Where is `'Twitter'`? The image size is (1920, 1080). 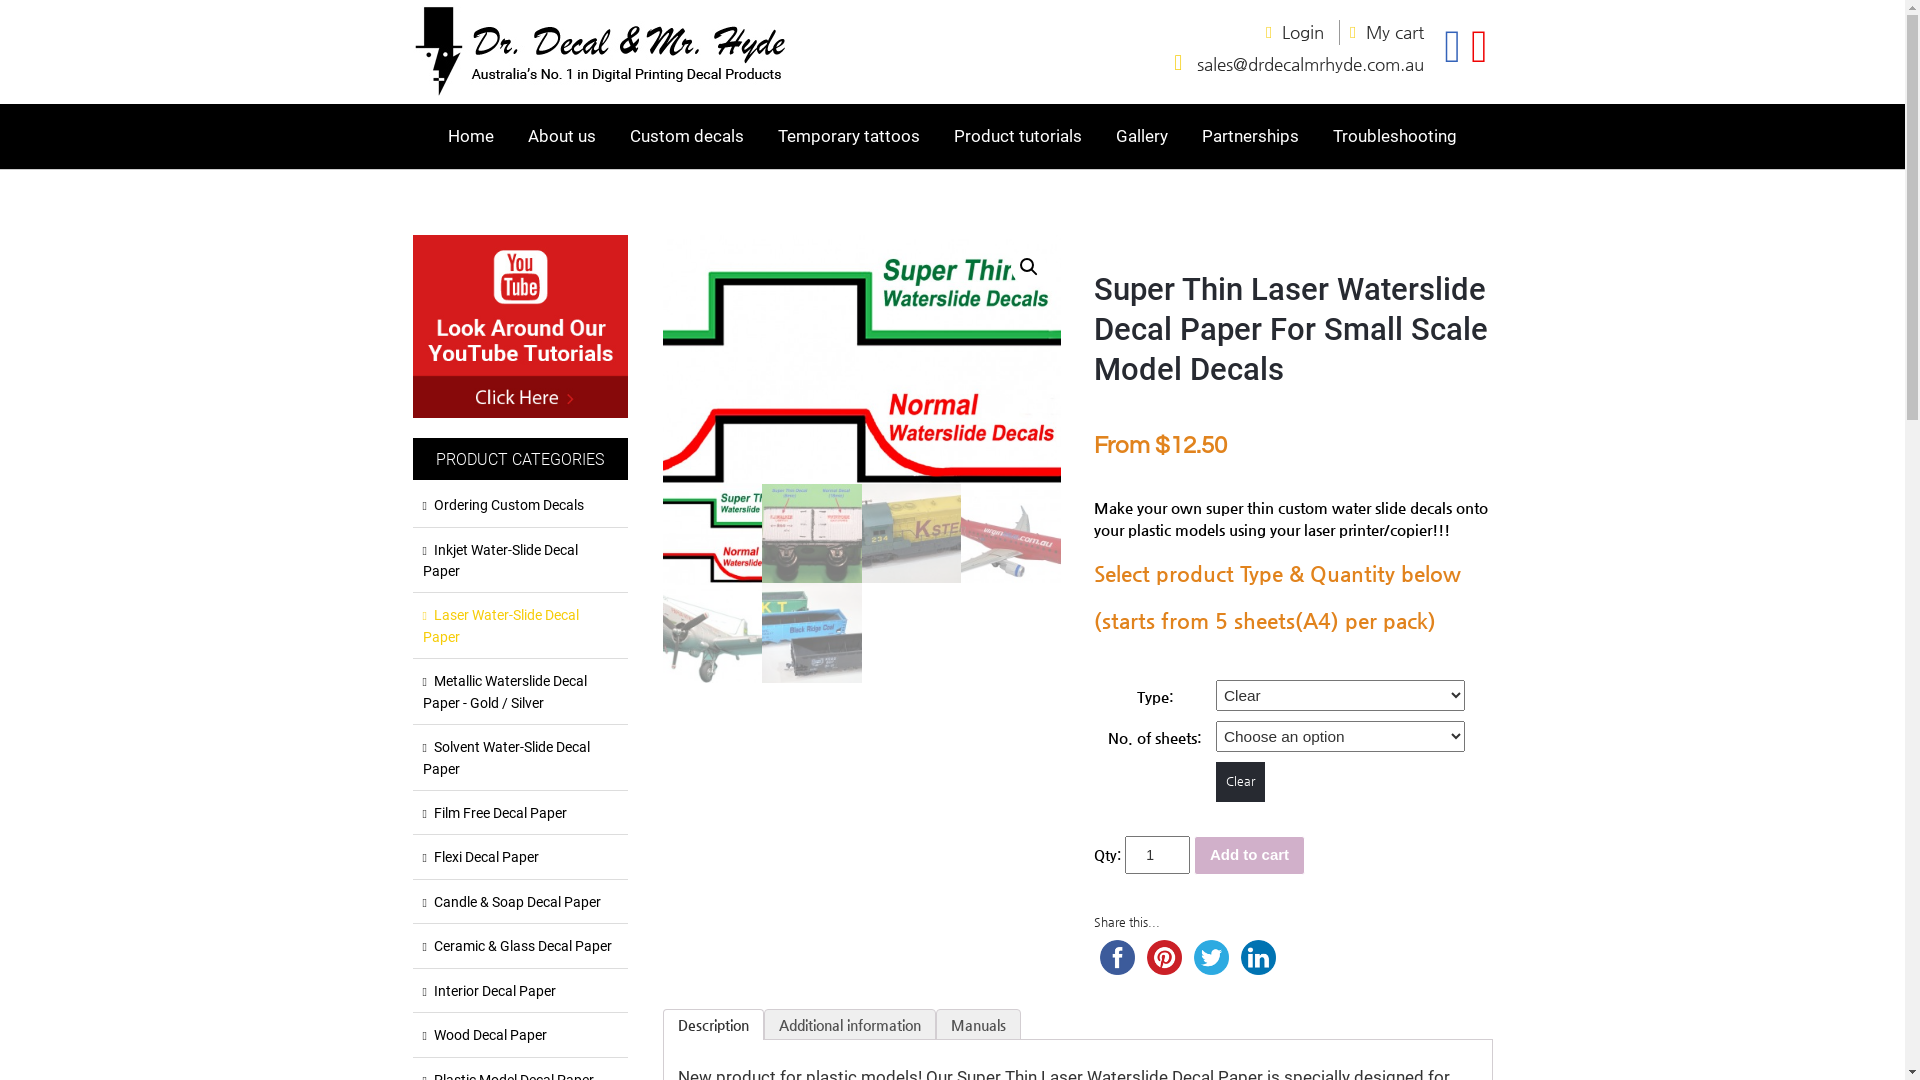 'Twitter' is located at coordinates (1210, 956).